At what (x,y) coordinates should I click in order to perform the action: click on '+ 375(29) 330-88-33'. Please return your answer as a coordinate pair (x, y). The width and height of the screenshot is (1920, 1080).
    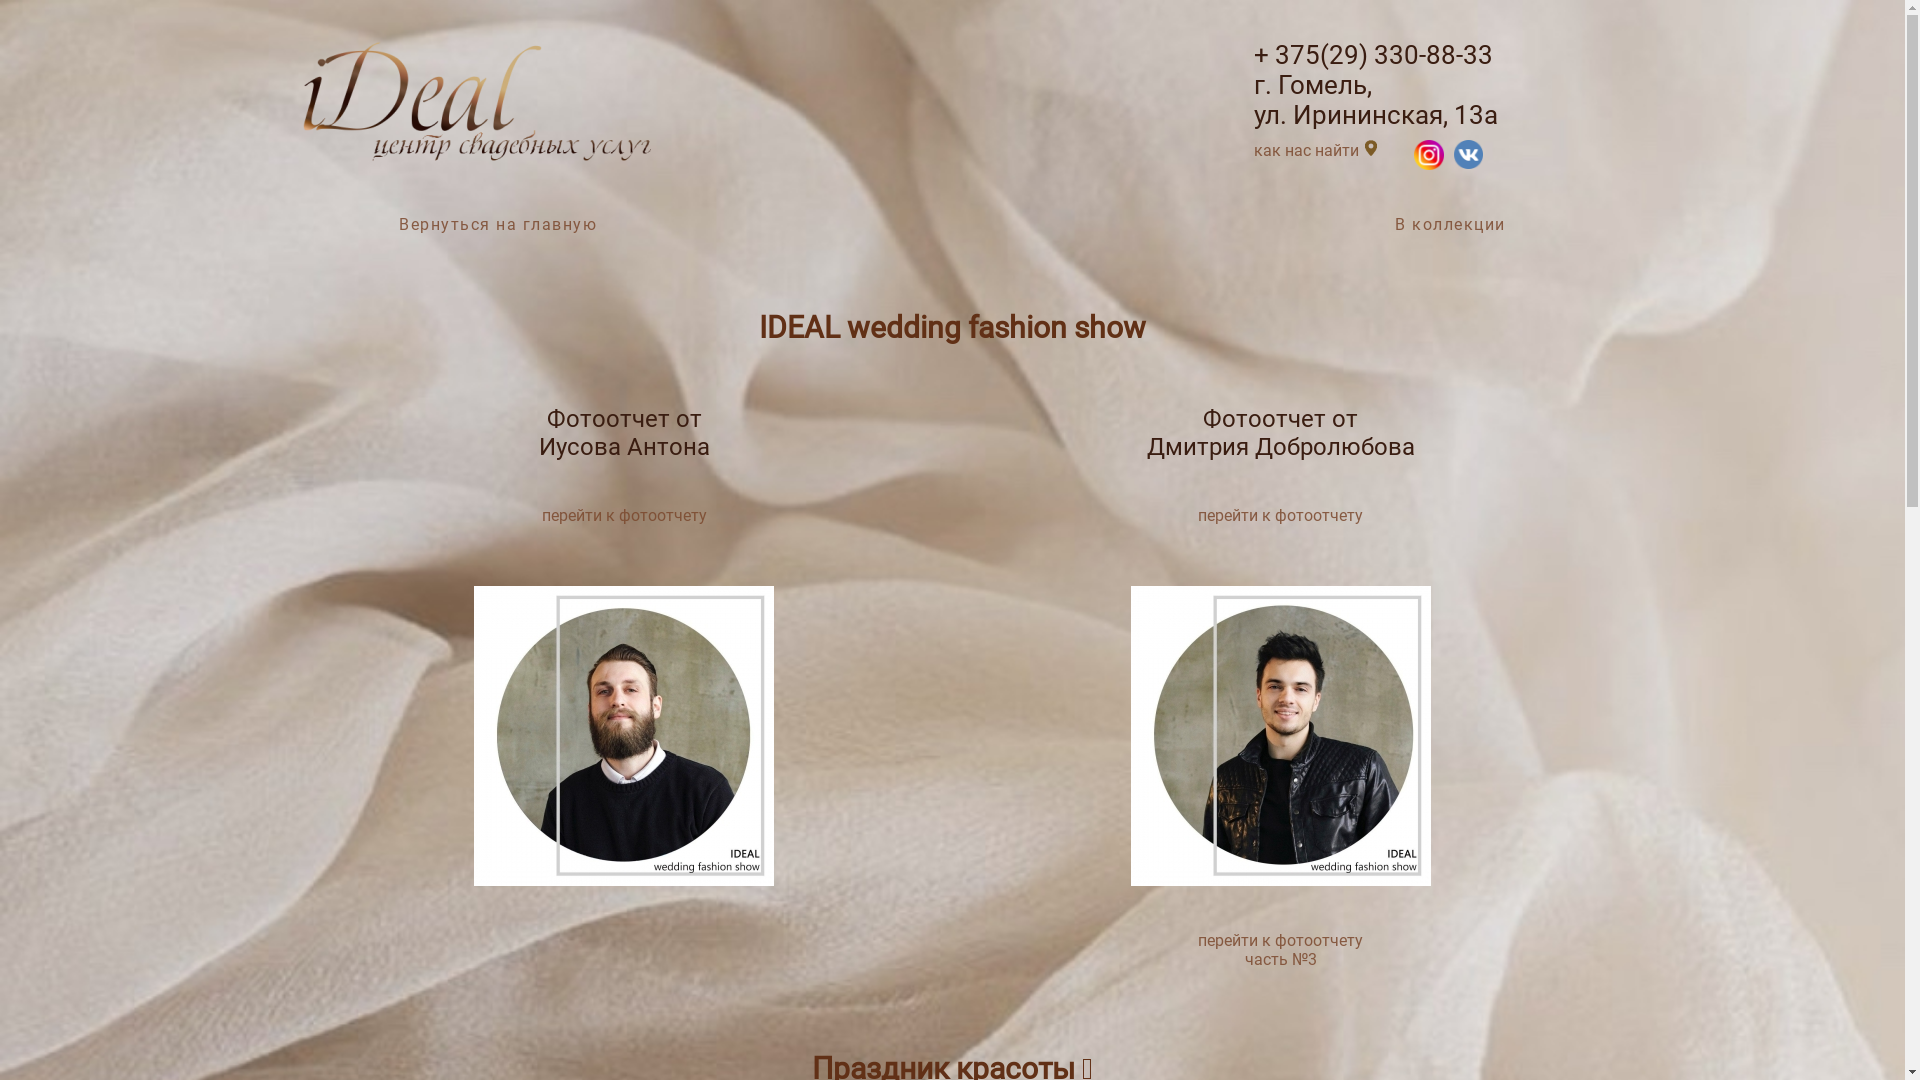
    Looking at the image, I should click on (1372, 53).